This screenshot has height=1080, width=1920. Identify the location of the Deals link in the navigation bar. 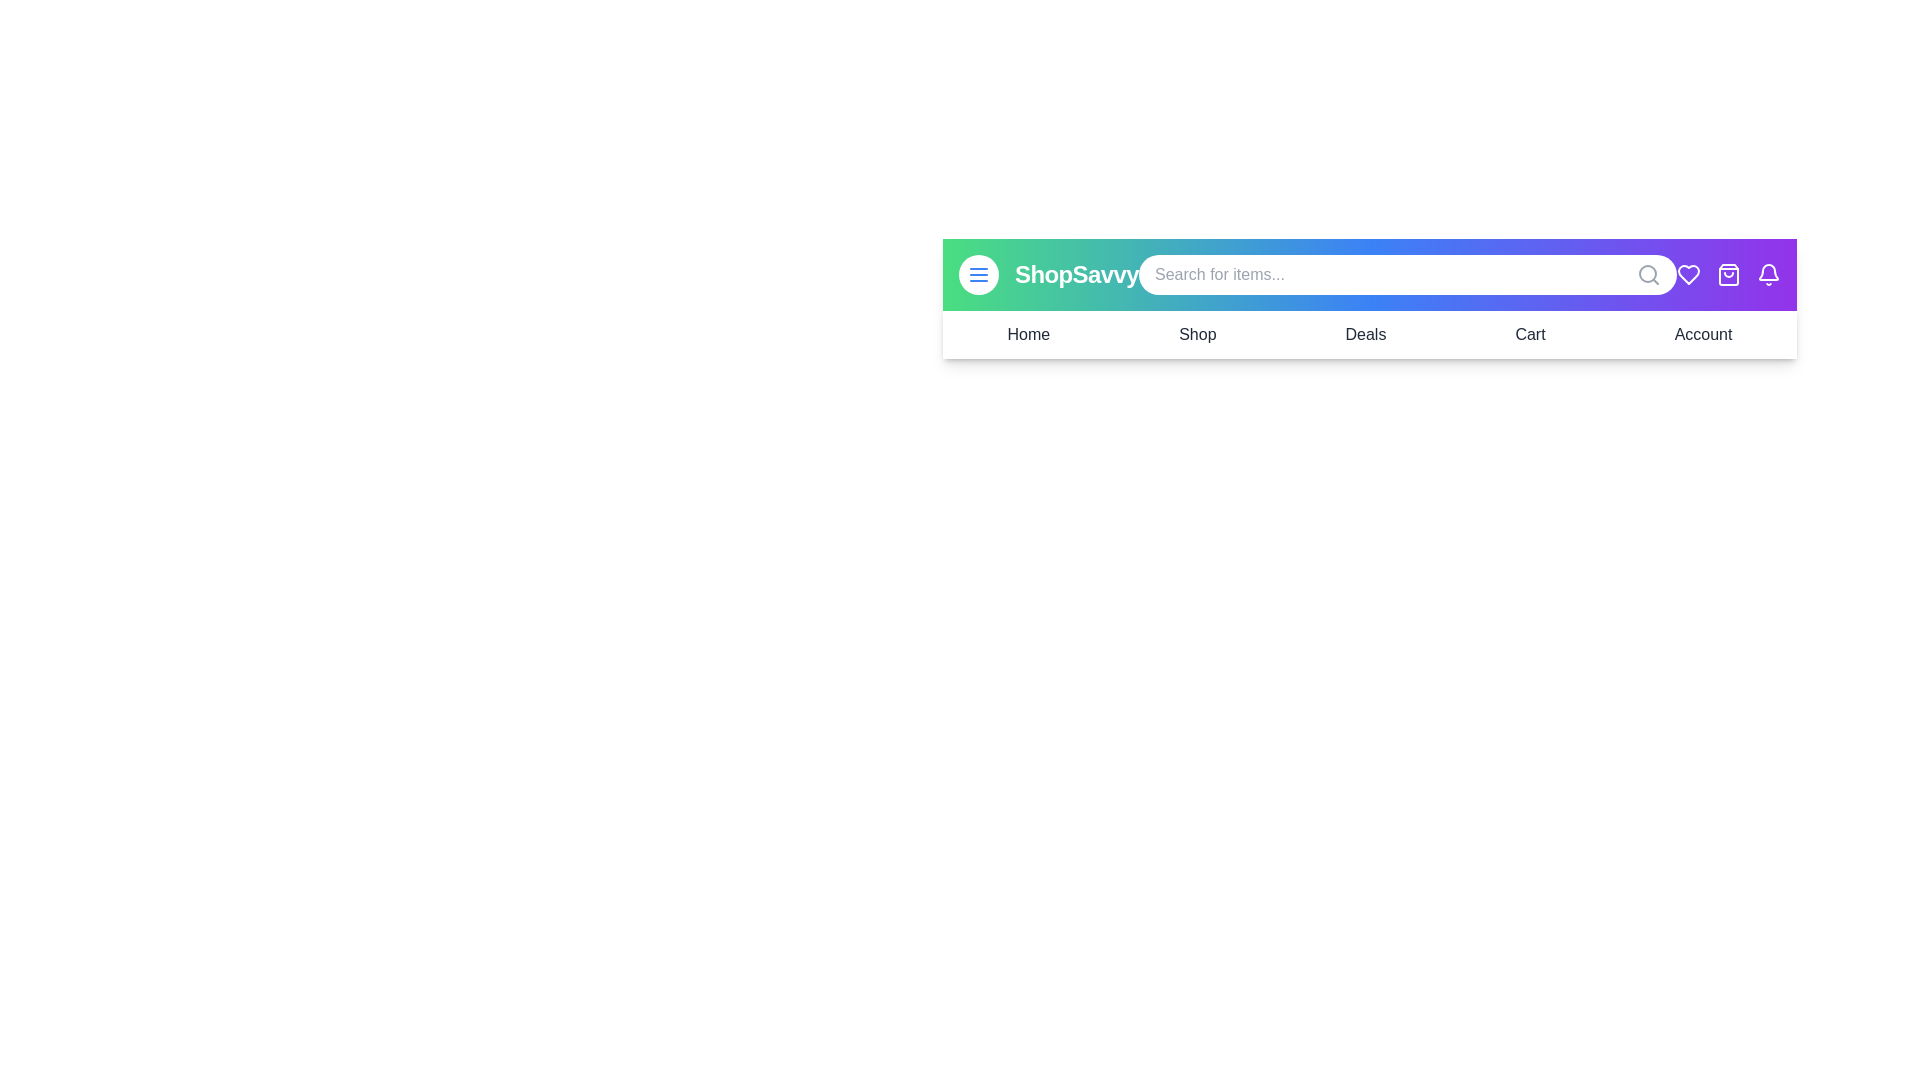
(1363, 334).